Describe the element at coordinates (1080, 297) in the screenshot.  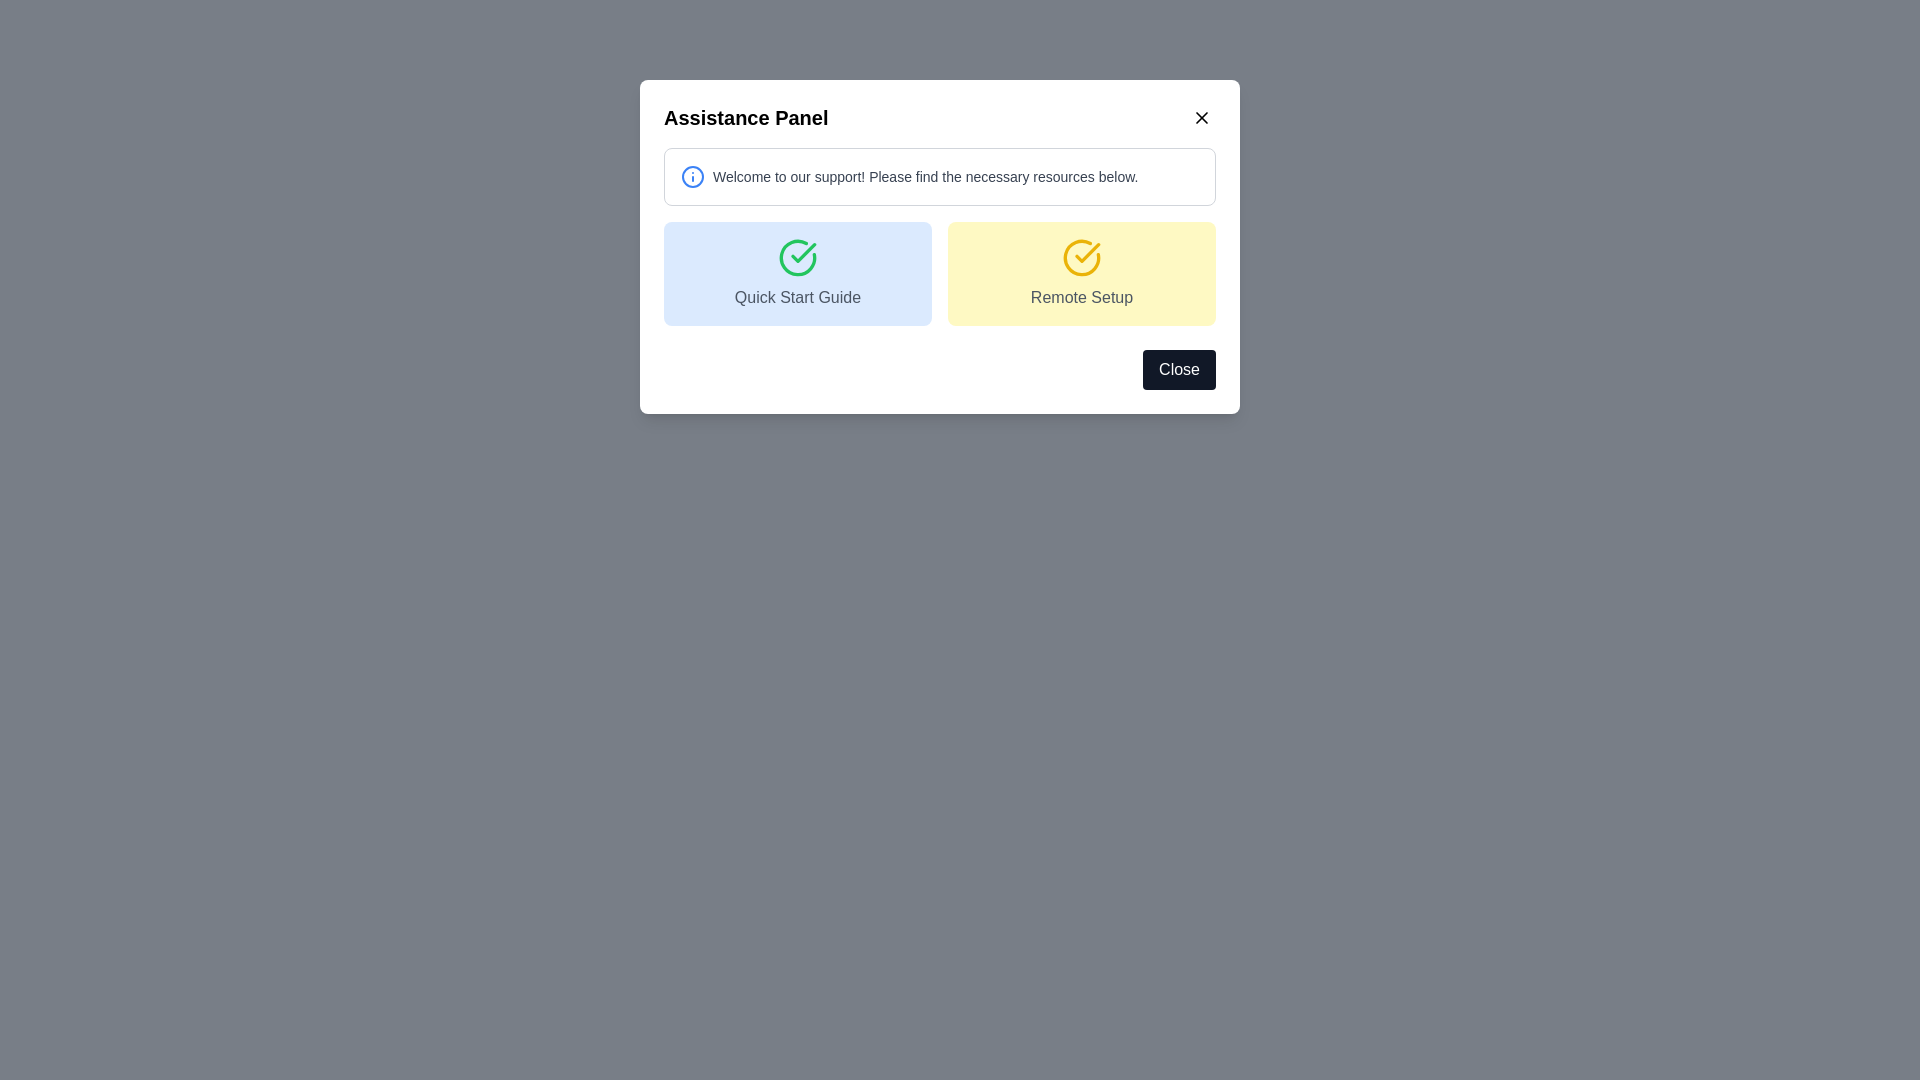
I see `the Text label that serves as a descriptor for the 'Remote Setup' section, which is located beneath a decorative icon of a checkmark within a yellow circle` at that location.